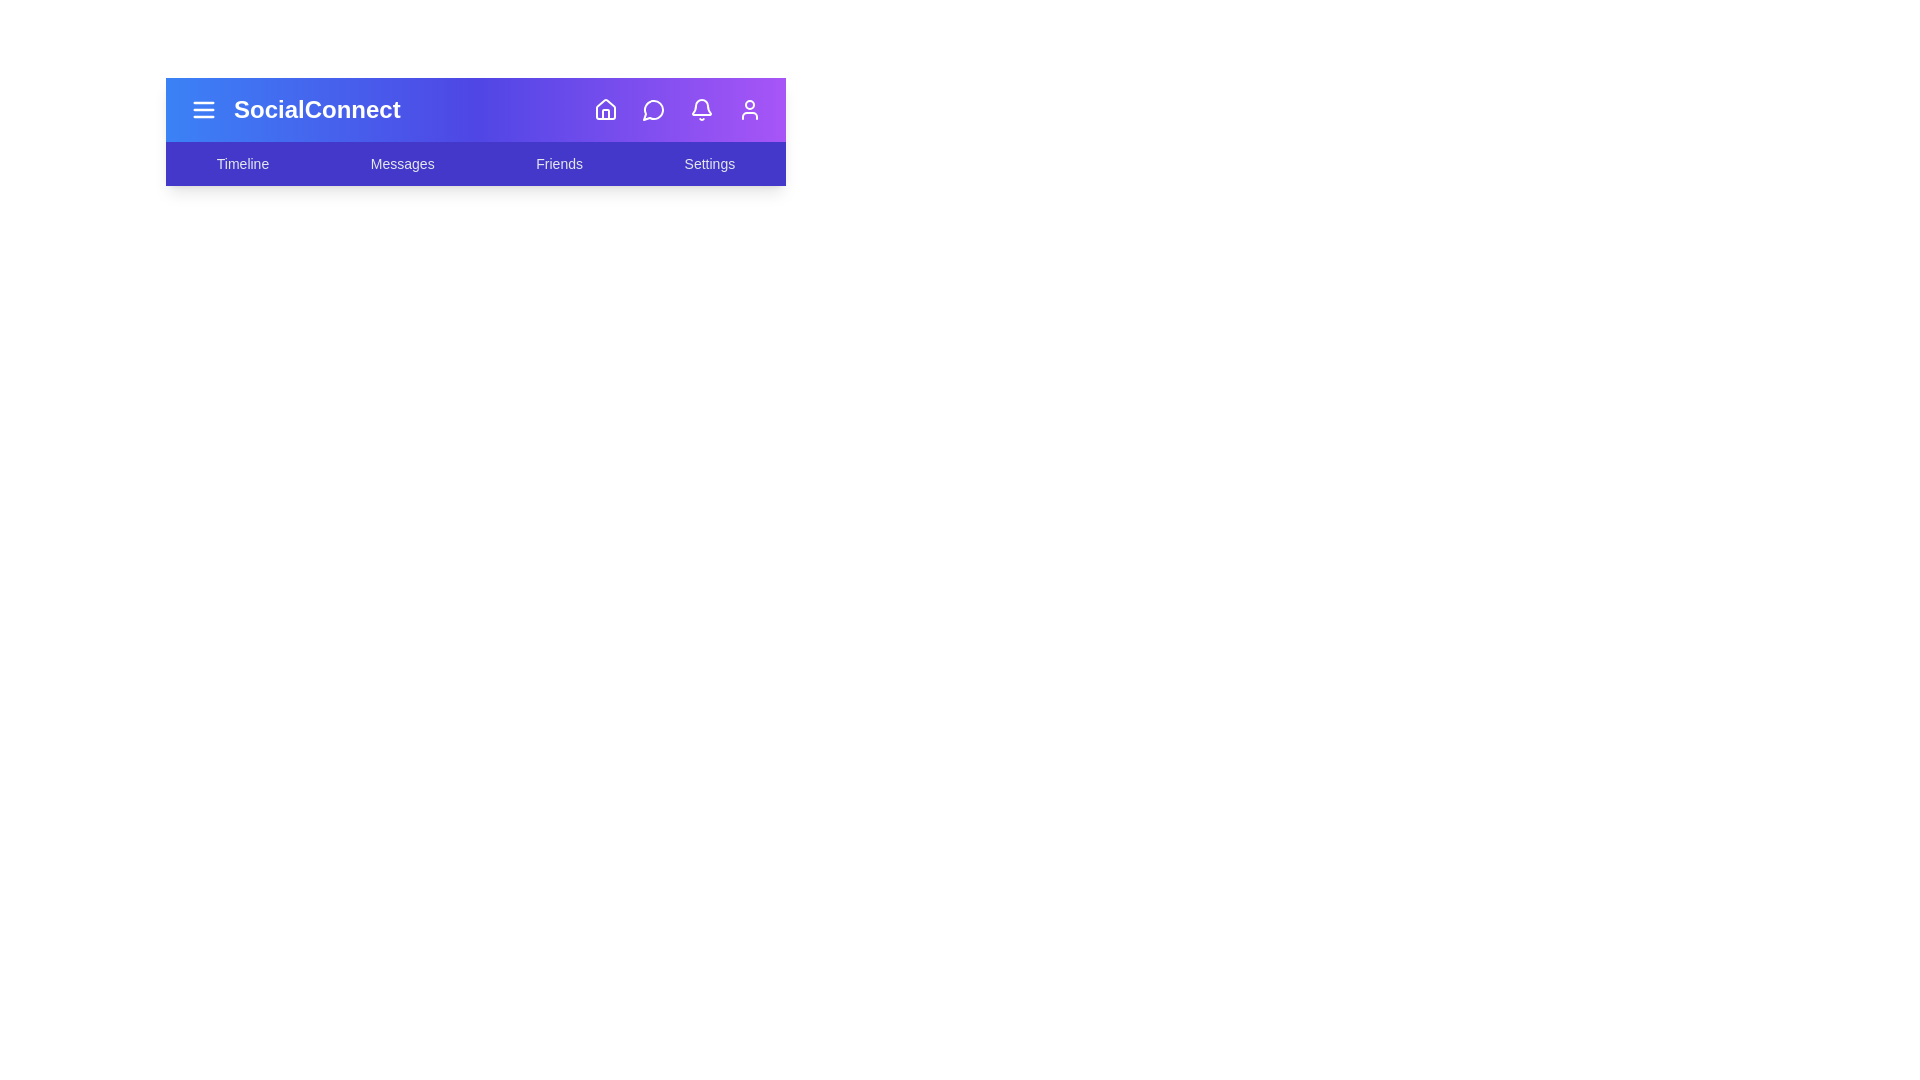 Image resolution: width=1920 pixels, height=1080 pixels. What do you see at coordinates (709, 163) in the screenshot?
I see `the Settings Menu to observe visual effects` at bounding box center [709, 163].